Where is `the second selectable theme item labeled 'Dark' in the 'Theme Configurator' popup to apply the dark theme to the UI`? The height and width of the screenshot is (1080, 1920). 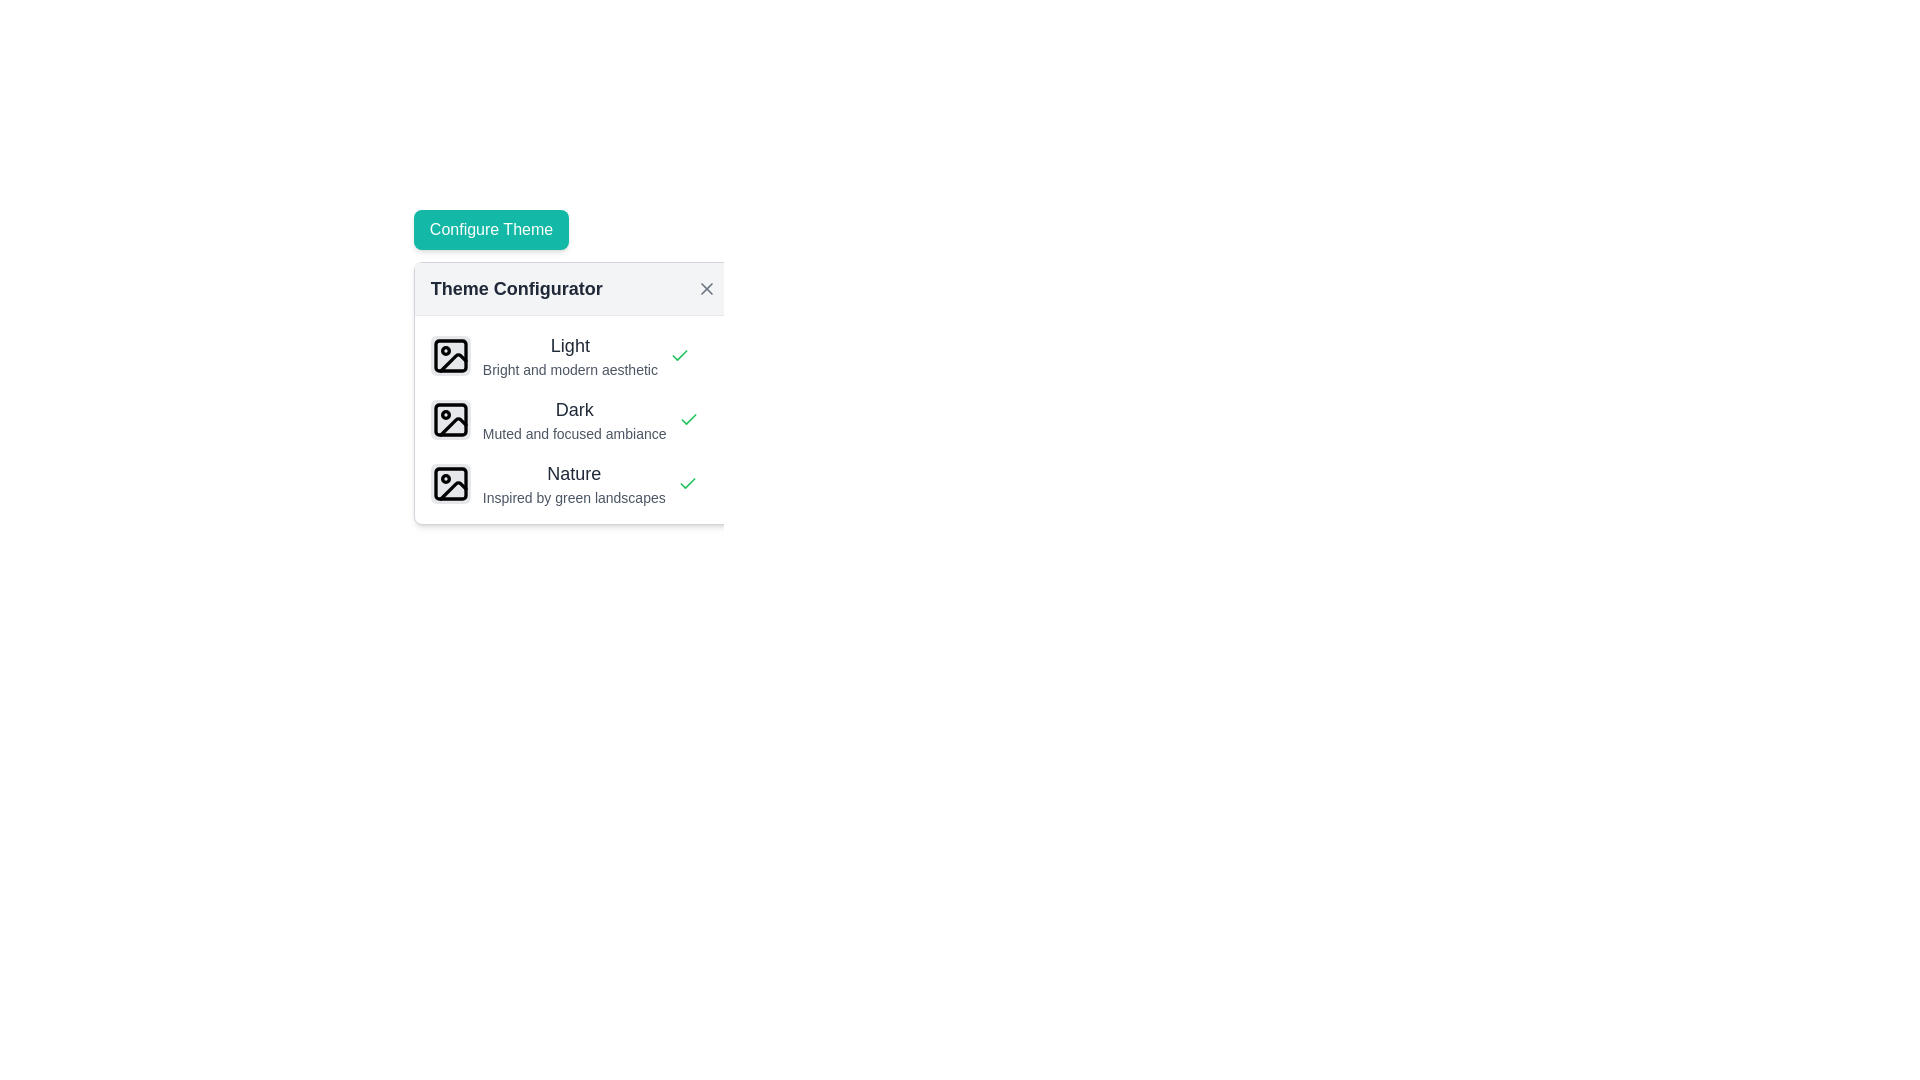 the second selectable theme item labeled 'Dark' in the 'Theme Configurator' popup to apply the dark theme to the UI is located at coordinates (572, 419).